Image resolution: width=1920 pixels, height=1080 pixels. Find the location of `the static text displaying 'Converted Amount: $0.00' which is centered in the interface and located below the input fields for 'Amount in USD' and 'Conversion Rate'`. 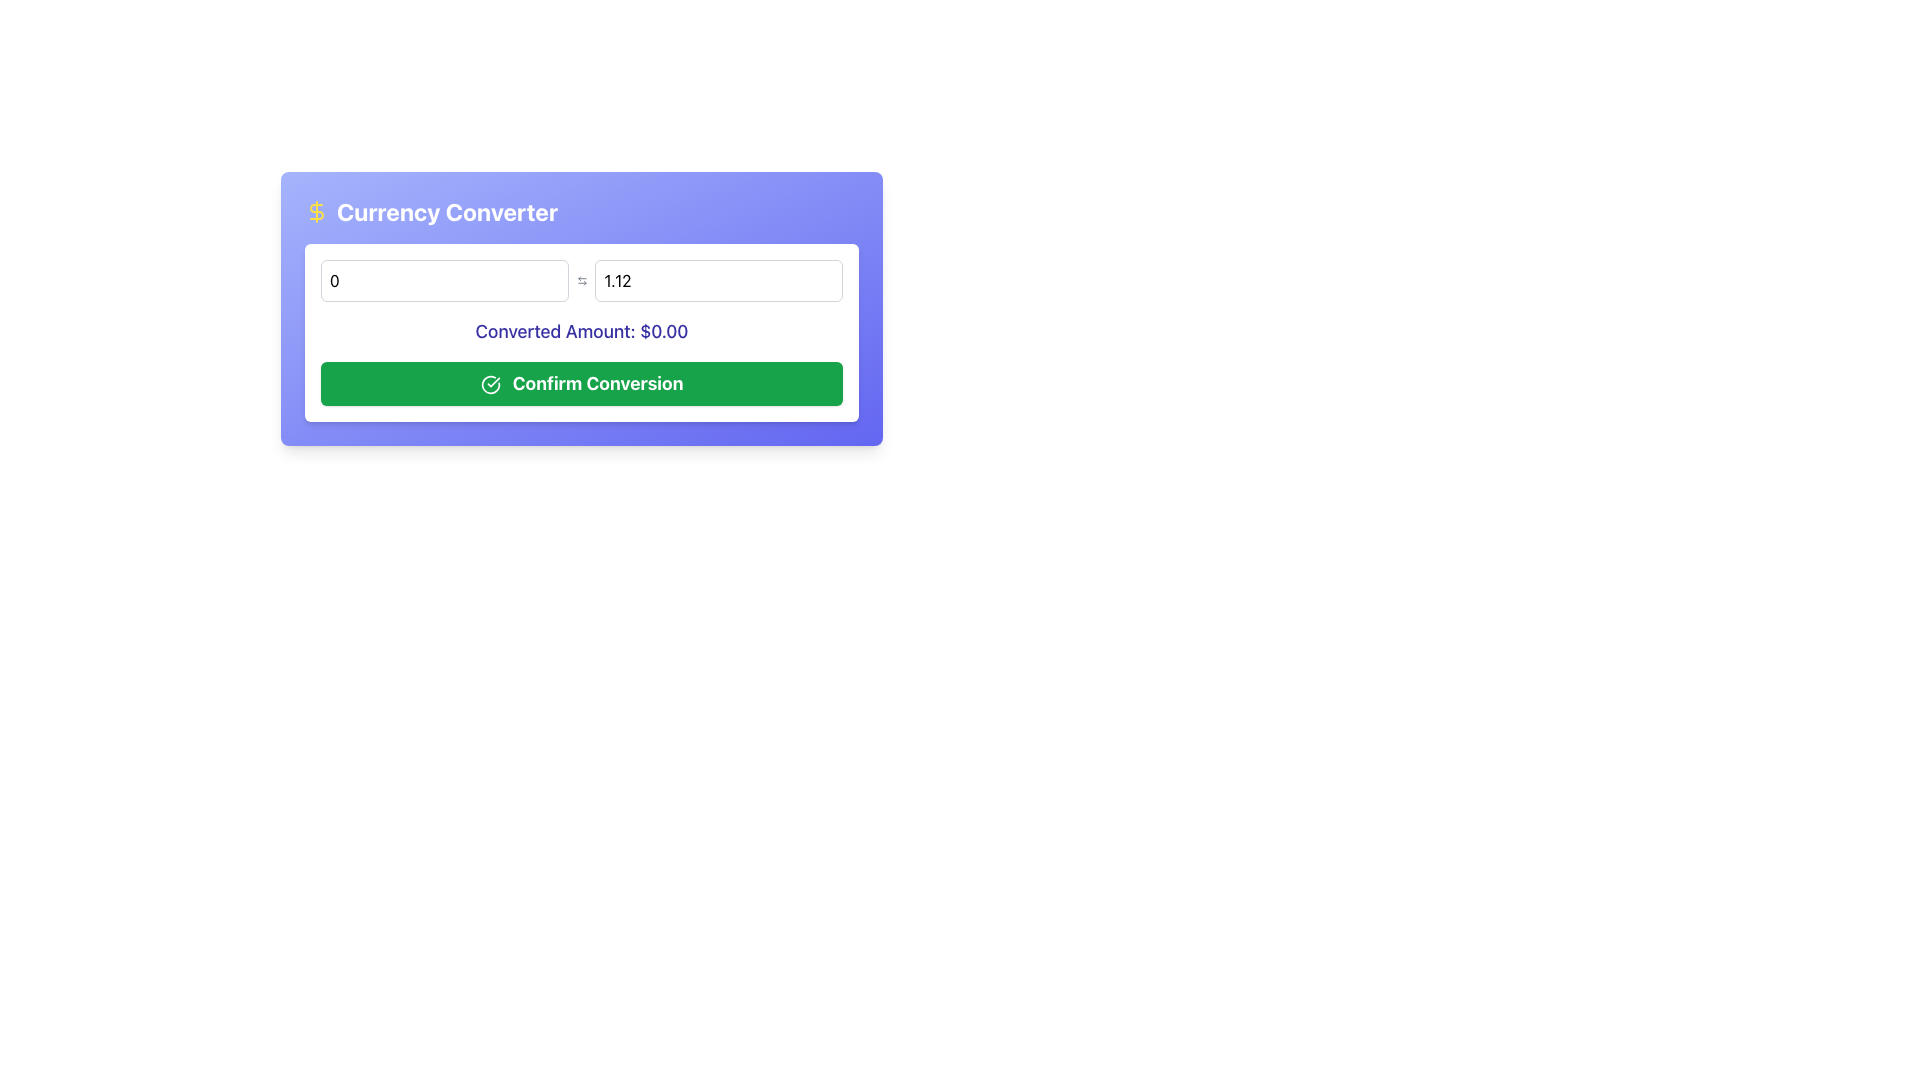

the static text displaying 'Converted Amount: $0.00' which is centered in the interface and located below the input fields for 'Amount in USD' and 'Conversion Rate' is located at coordinates (580, 330).